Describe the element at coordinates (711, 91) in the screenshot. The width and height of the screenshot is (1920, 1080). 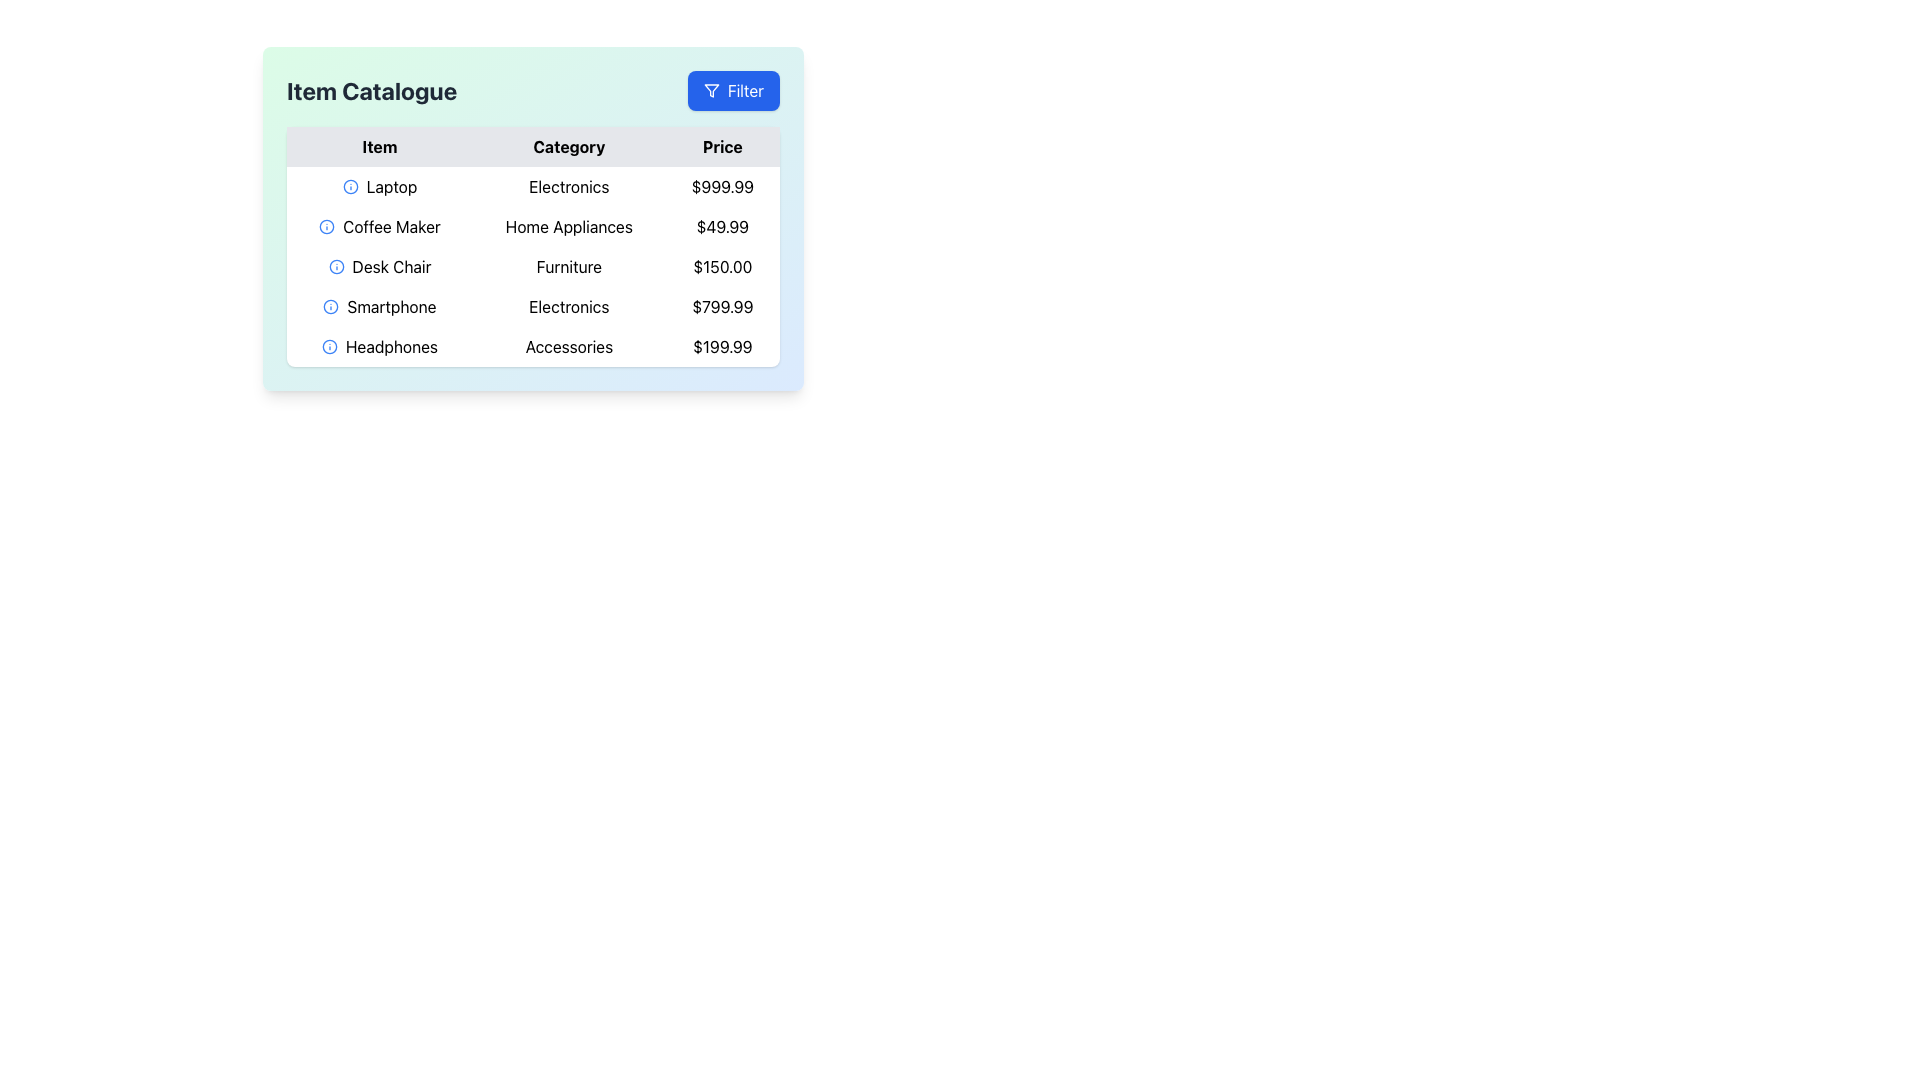
I see `the funnel outline icon located at the center of the blue rectangular 'Filter' button in the top-right corner of the item table section` at that location.